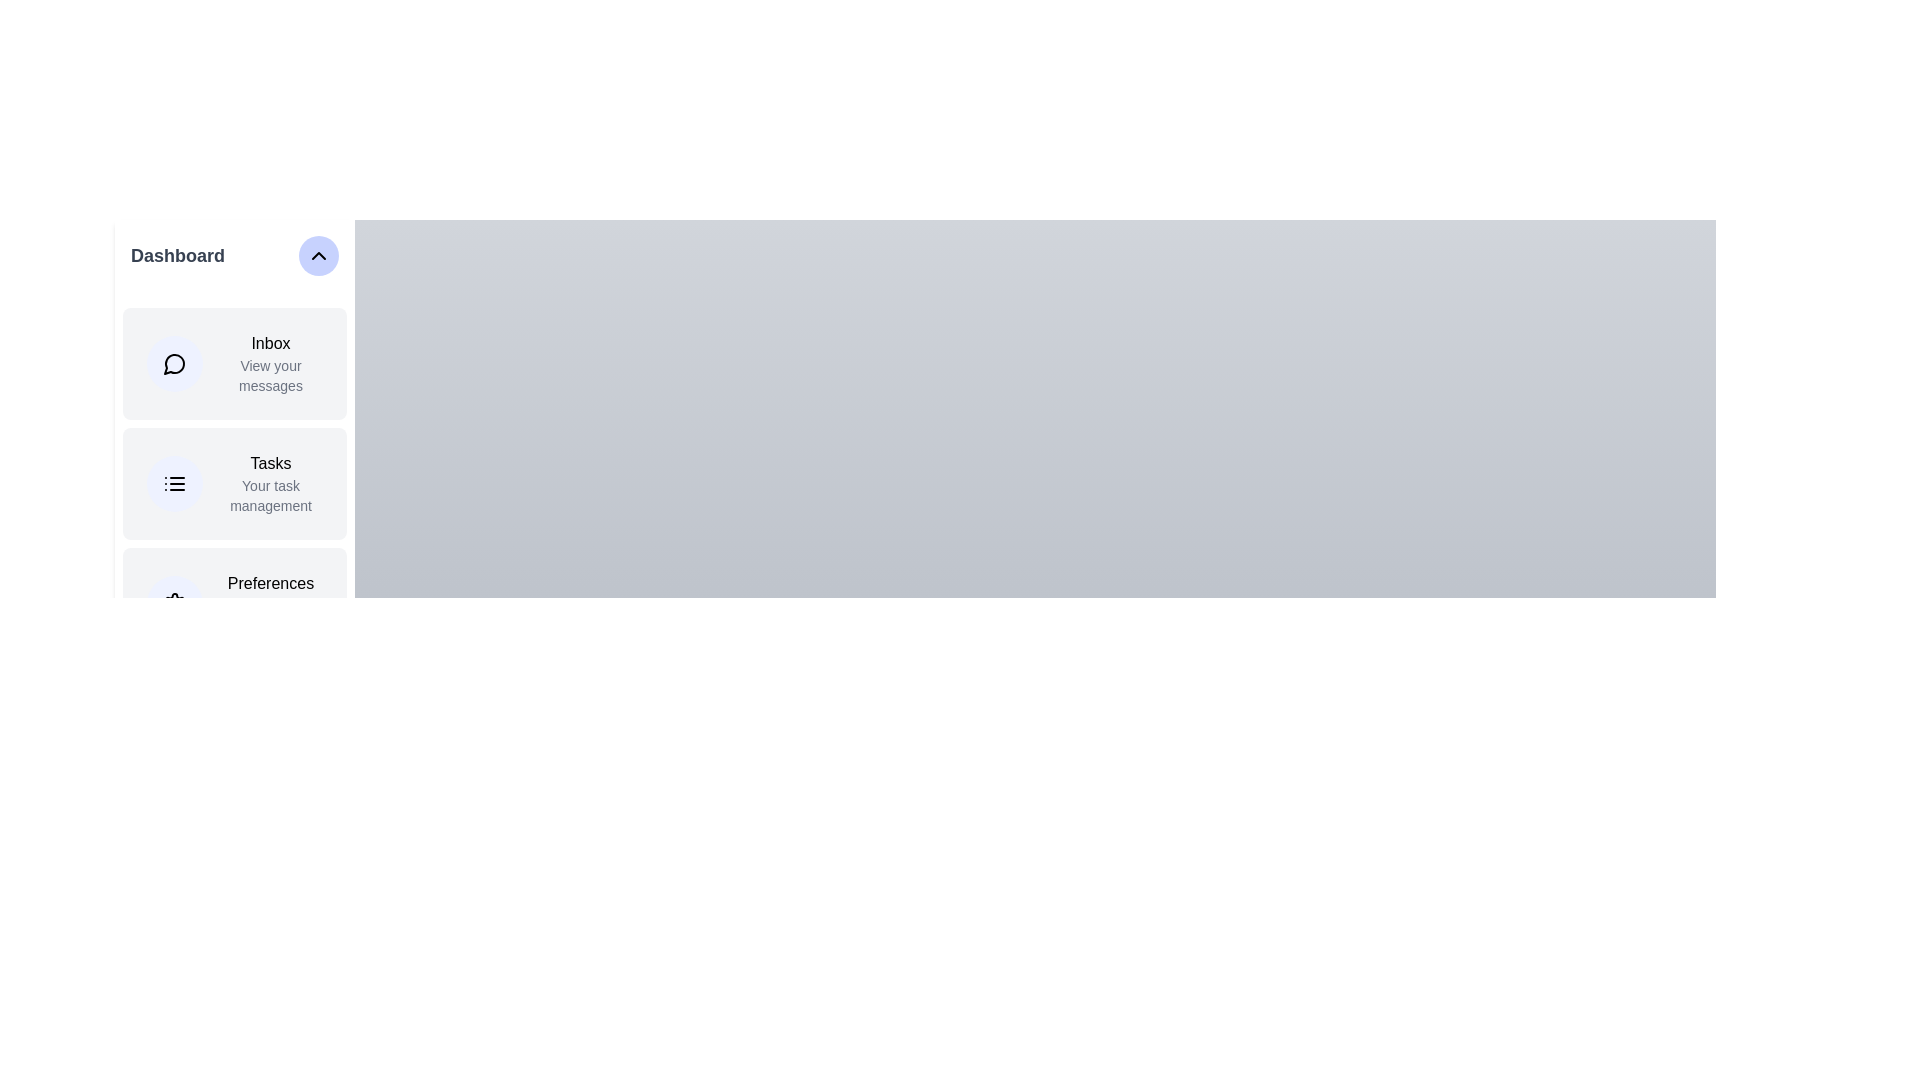 Image resolution: width=1920 pixels, height=1080 pixels. I want to click on the menu item Tasks, so click(235, 483).